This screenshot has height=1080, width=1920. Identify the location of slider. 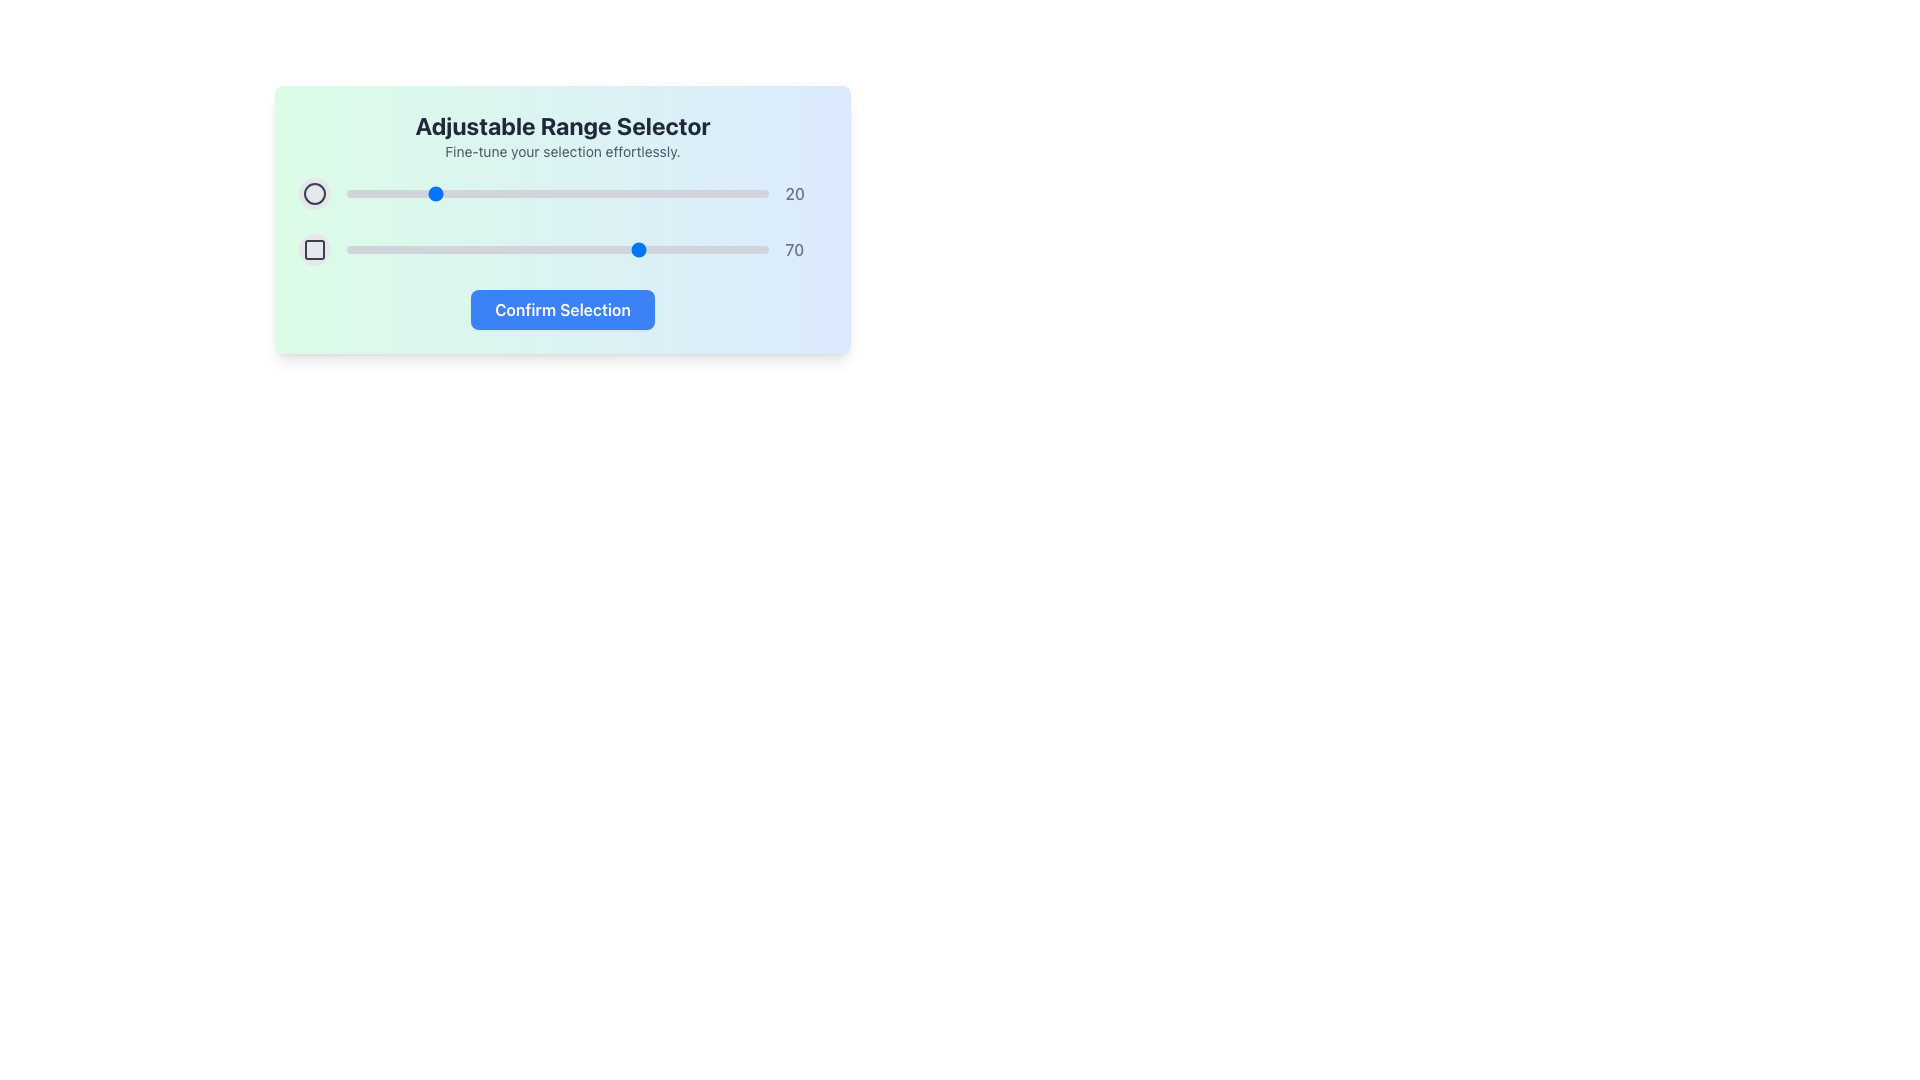
(659, 193).